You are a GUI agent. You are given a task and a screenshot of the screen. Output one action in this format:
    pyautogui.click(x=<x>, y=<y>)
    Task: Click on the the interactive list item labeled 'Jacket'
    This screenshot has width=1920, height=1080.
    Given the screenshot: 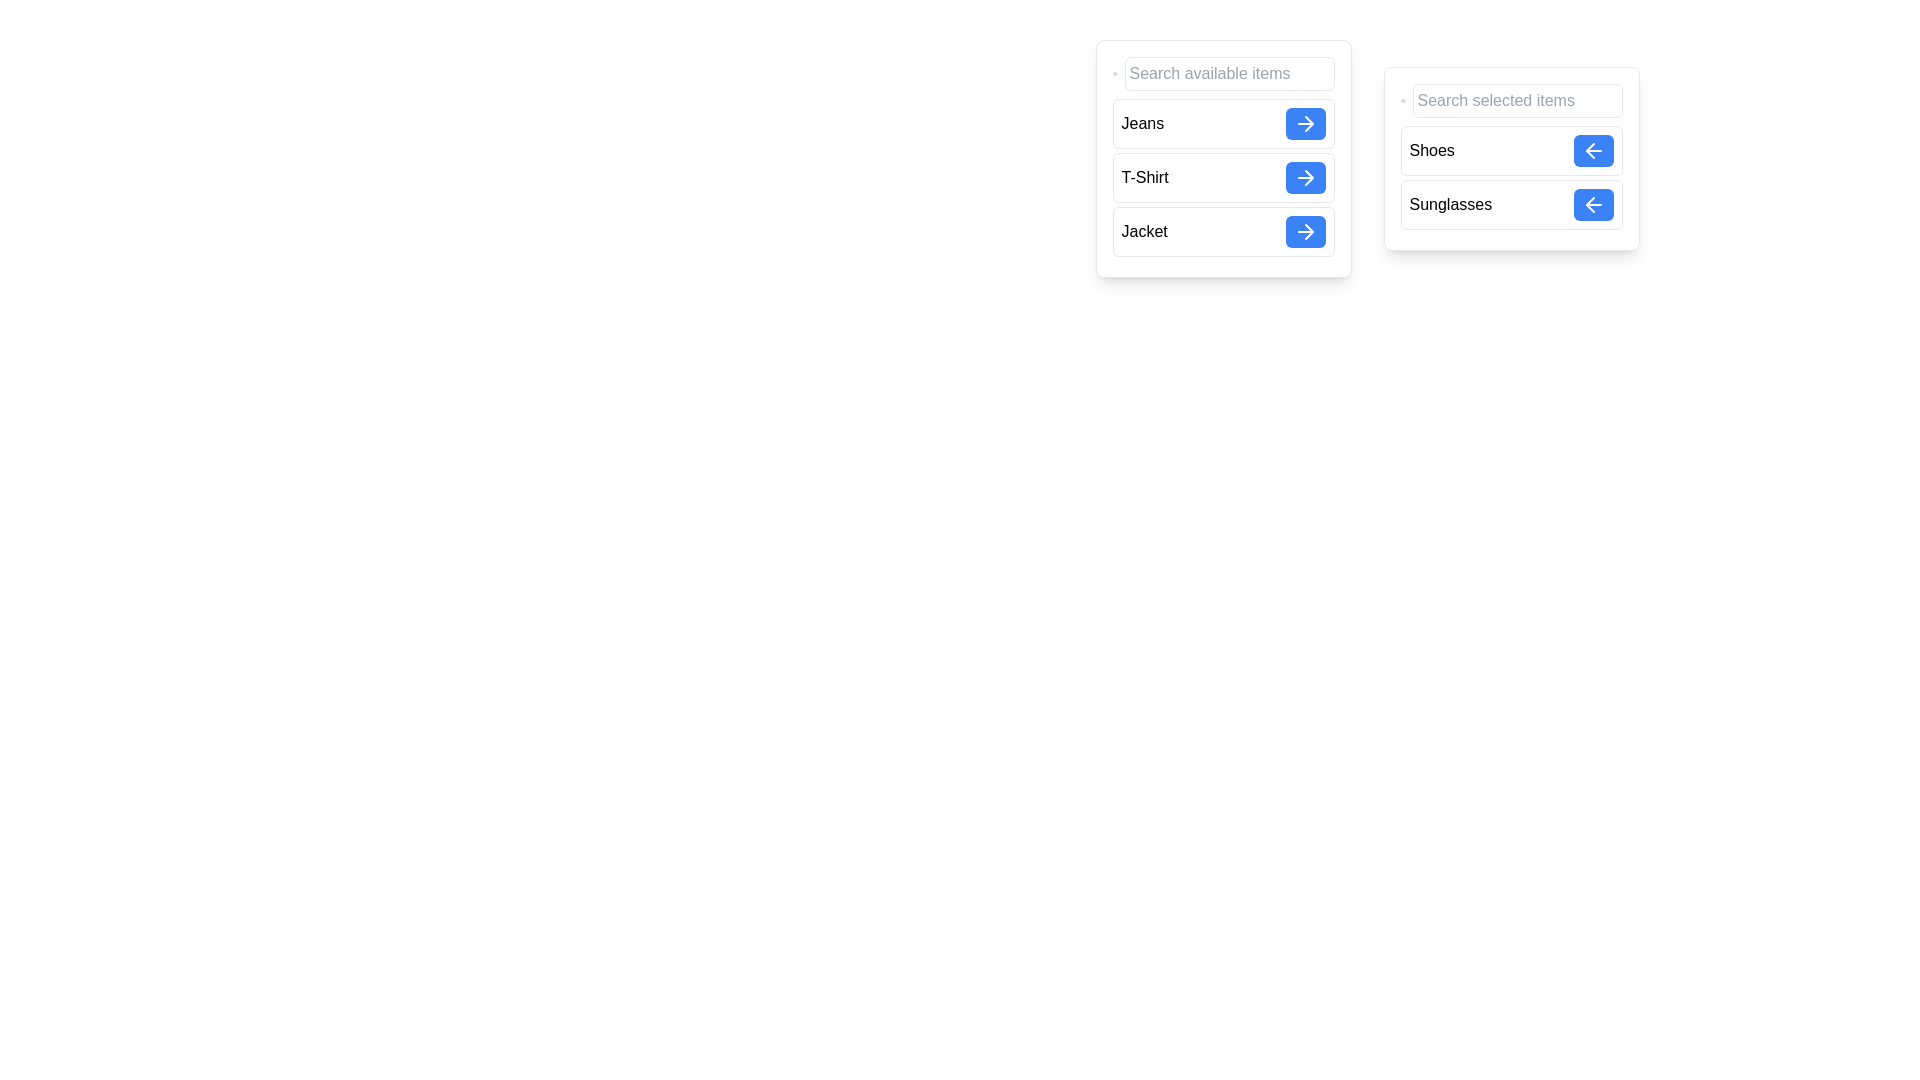 What is the action you would take?
    pyautogui.click(x=1222, y=230)
    